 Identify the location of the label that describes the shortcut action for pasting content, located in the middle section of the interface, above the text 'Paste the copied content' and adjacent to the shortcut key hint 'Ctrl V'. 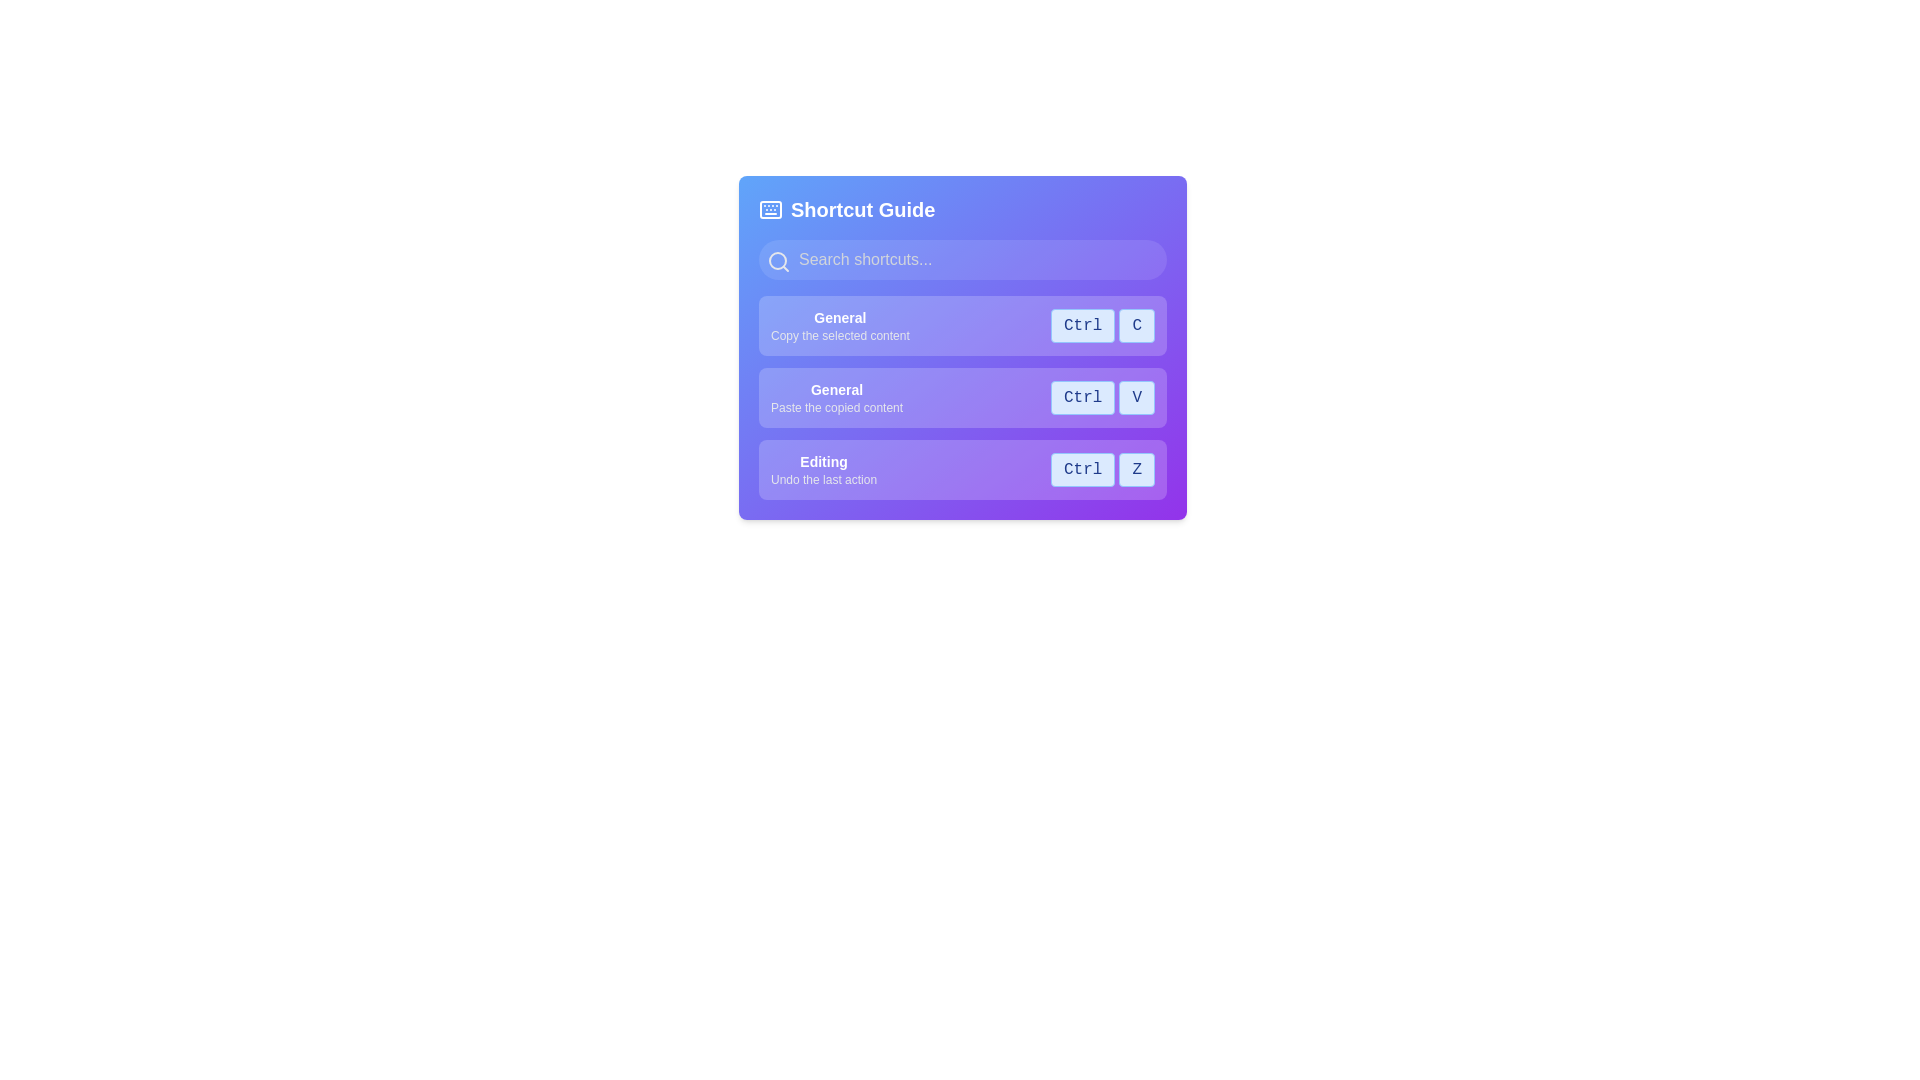
(837, 389).